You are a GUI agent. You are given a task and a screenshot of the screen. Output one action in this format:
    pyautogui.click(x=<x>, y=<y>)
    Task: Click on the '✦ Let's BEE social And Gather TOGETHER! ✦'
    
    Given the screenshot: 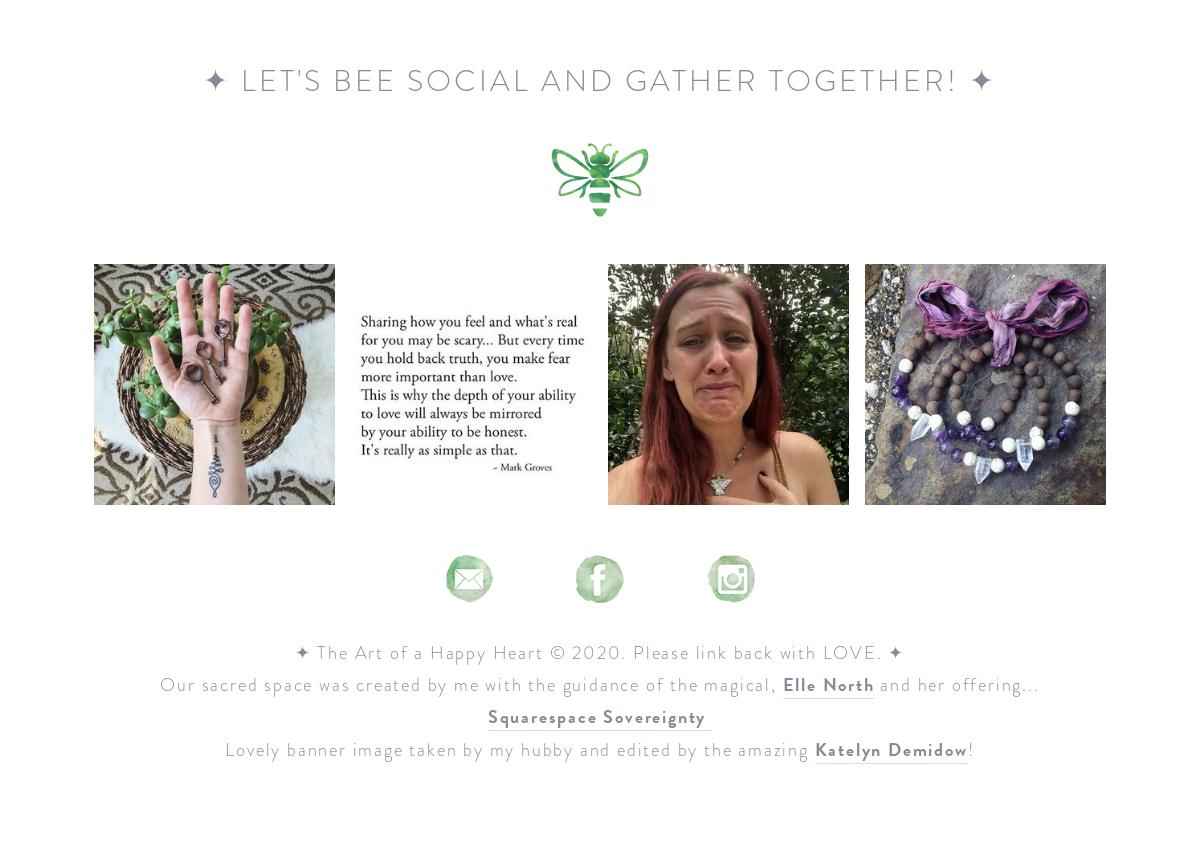 What is the action you would take?
    pyautogui.click(x=600, y=79)
    